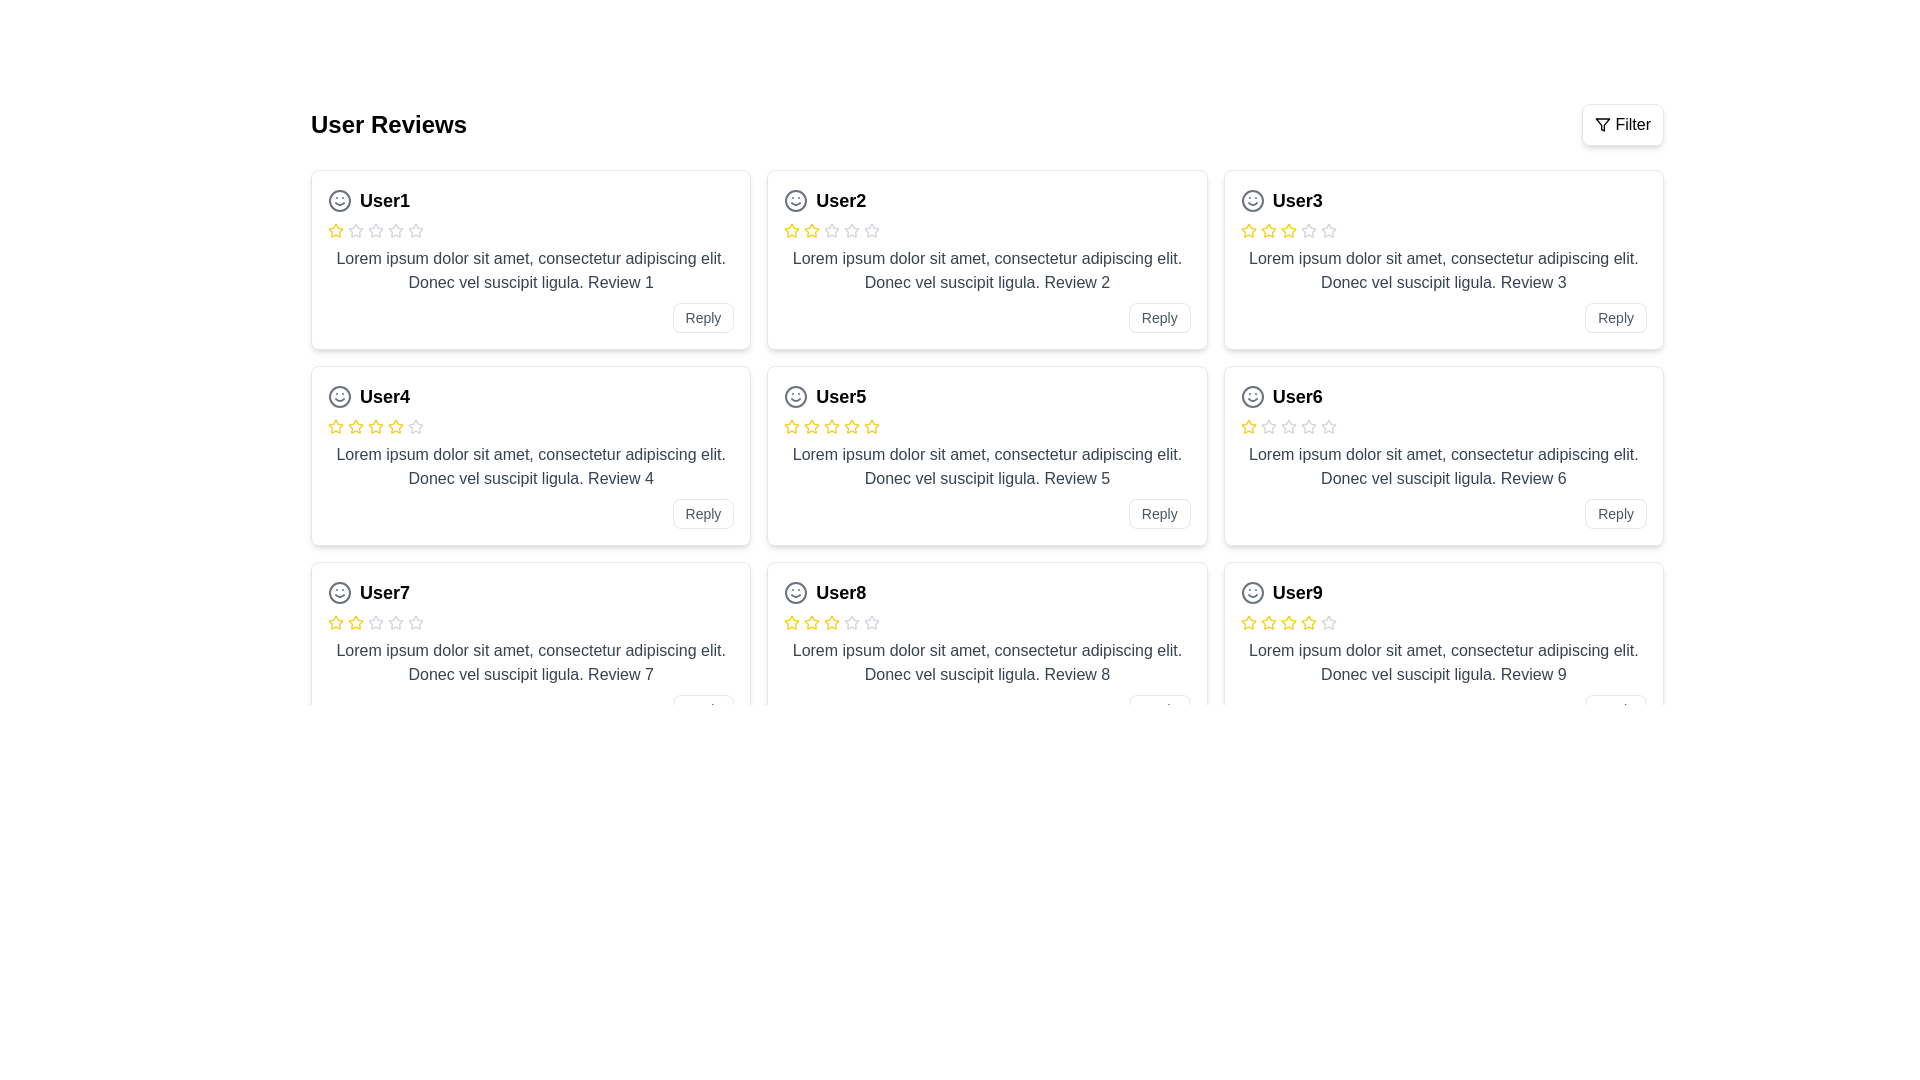 This screenshot has width=1920, height=1080. What do you see at coordinates (355, 622) in the screenshot?
I see `the third yellow star icon with a hollow center and yellow borders in the review section for 'User7' to rate it` at bounding box center [355, 622].